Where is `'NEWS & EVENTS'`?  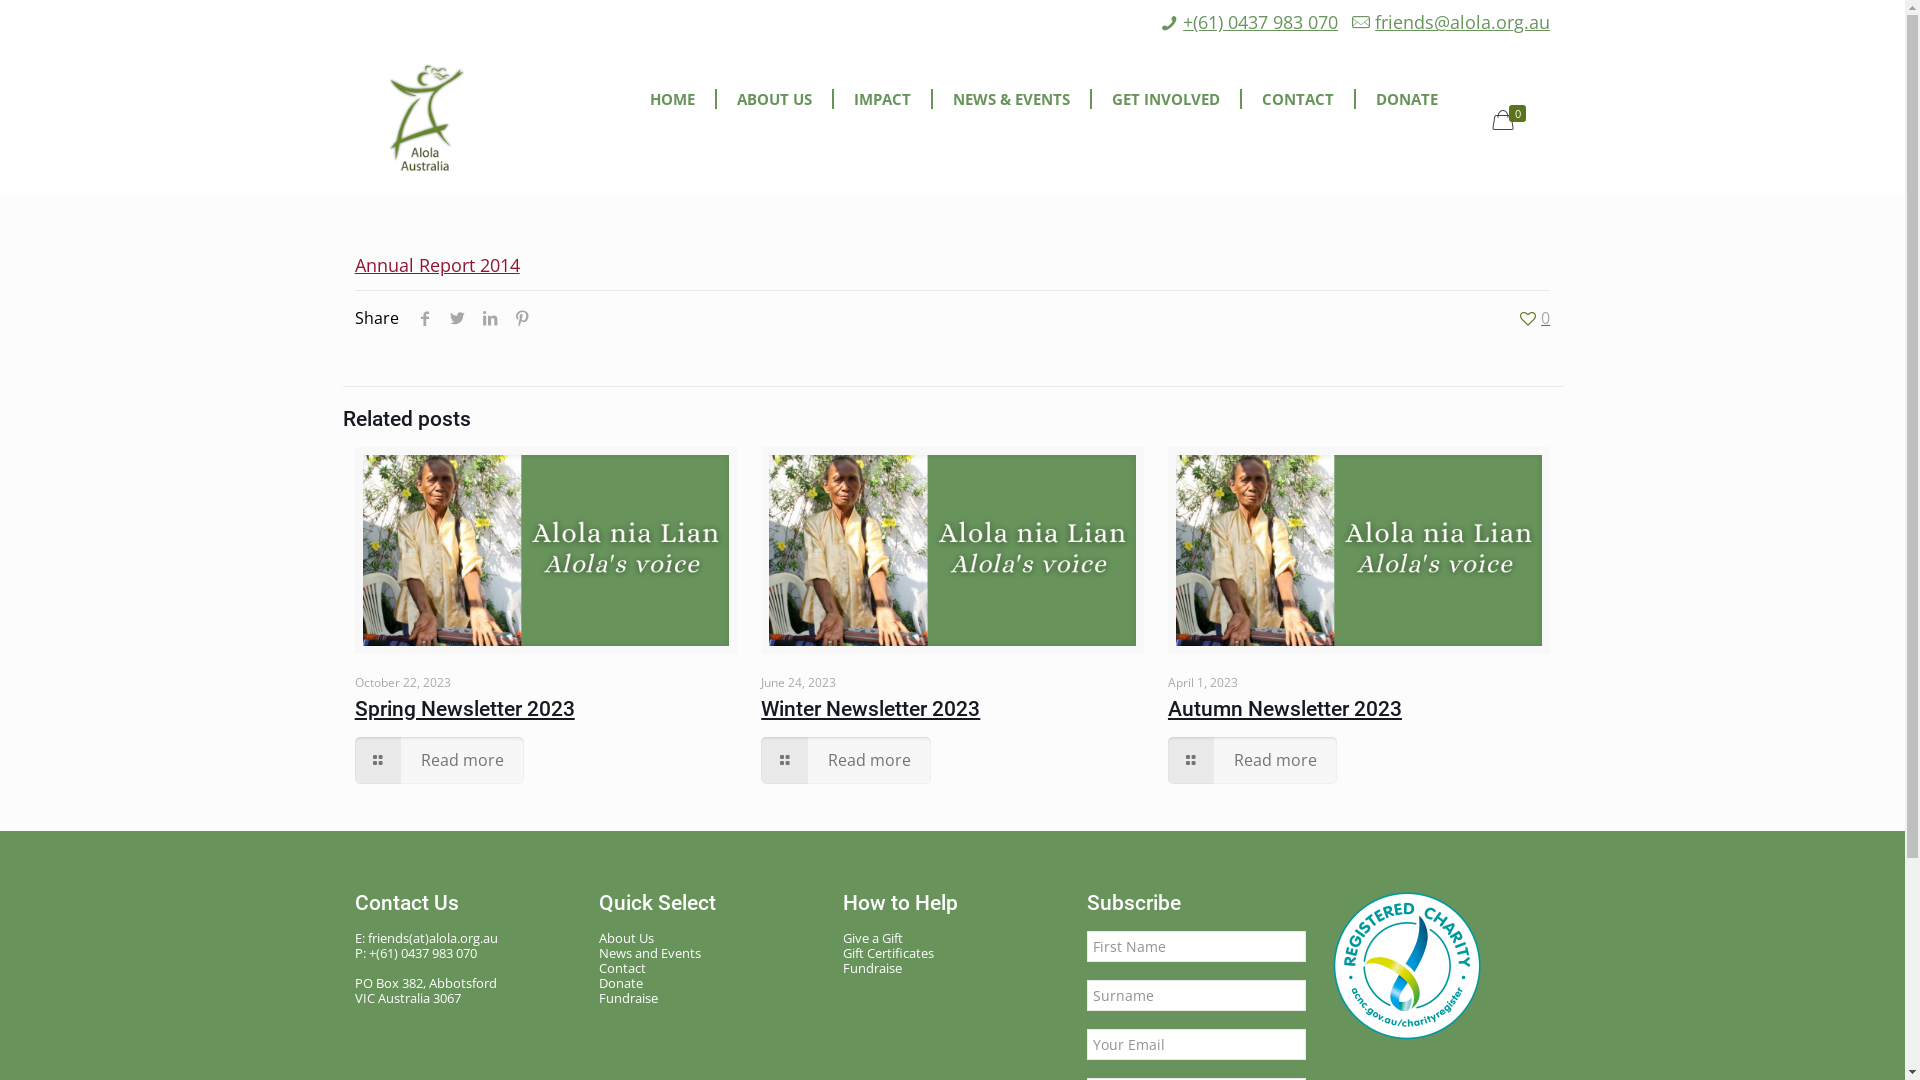
'NEWS & EVENTS' is located at coordinates (1012, 99).